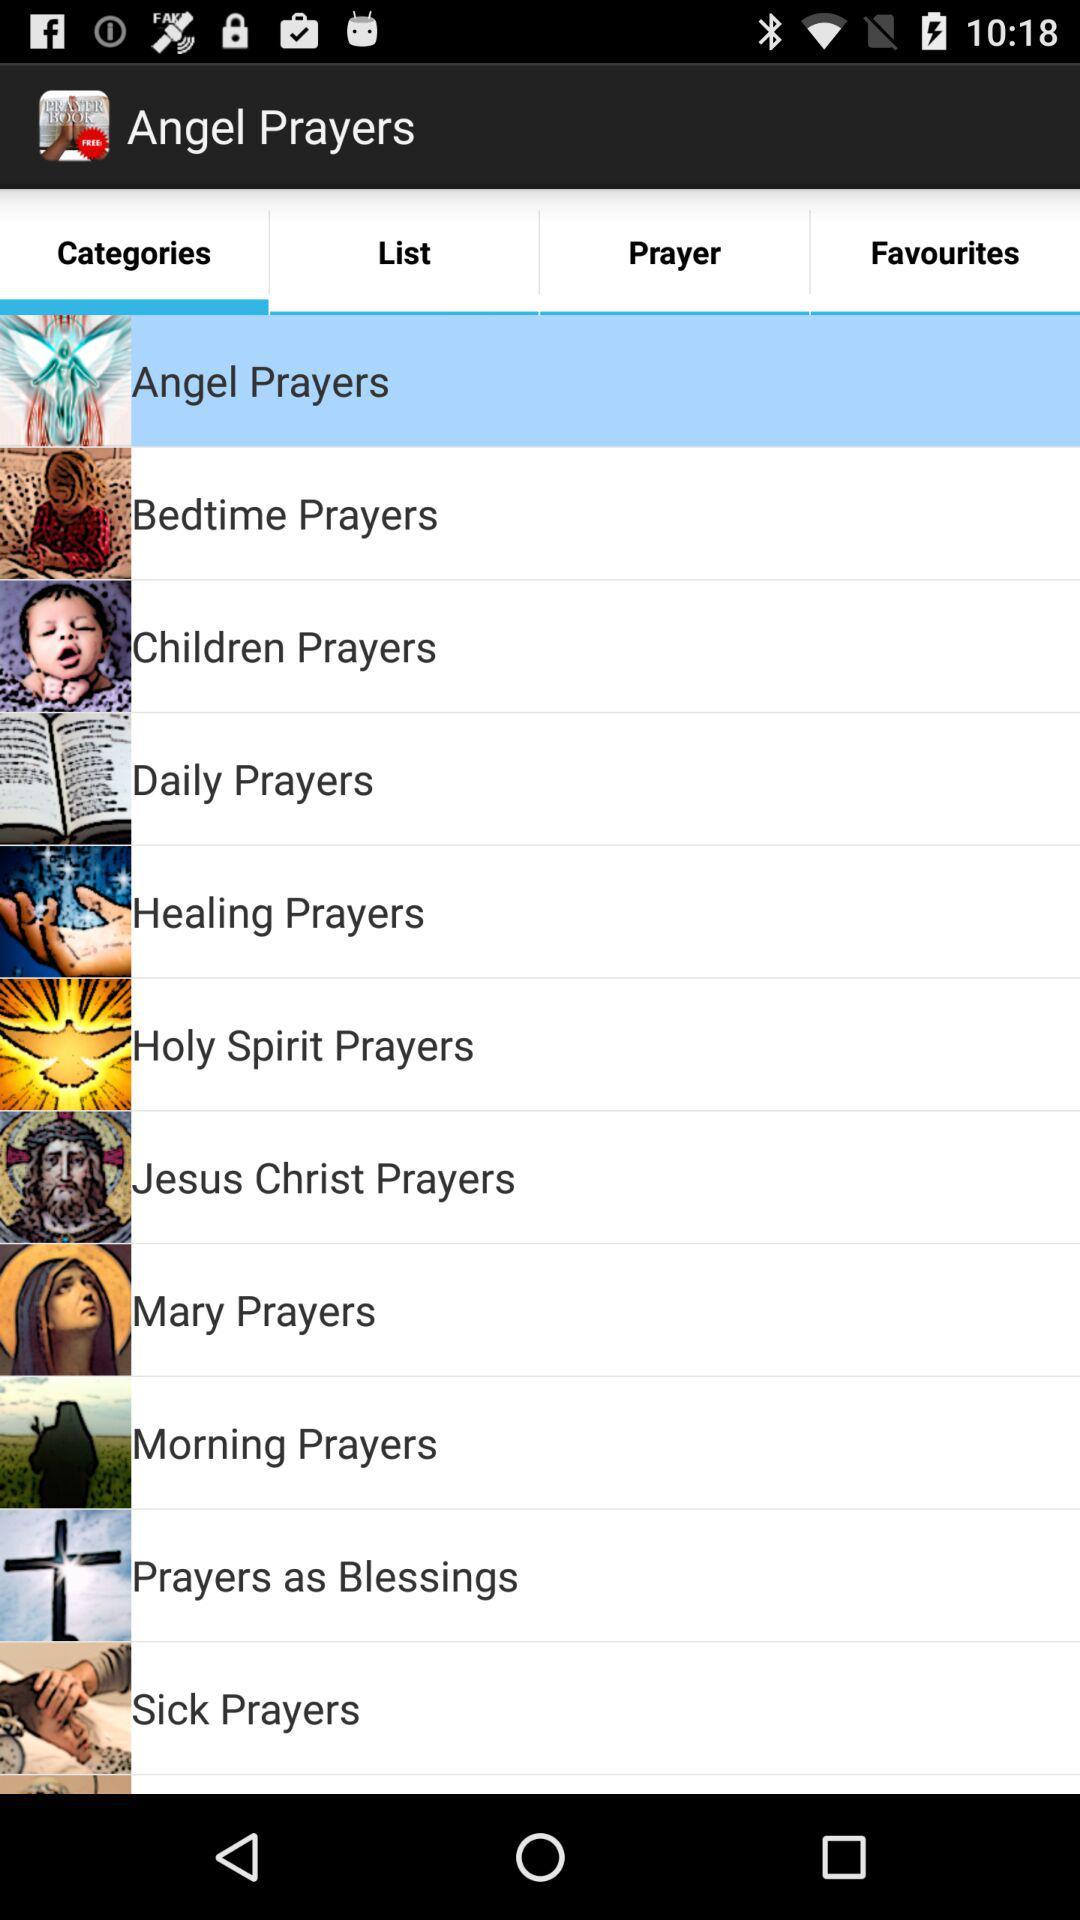  Describe the element at coordinates (324, 1573) in the screenshot. I see `prayers as blessings icon` at that location.